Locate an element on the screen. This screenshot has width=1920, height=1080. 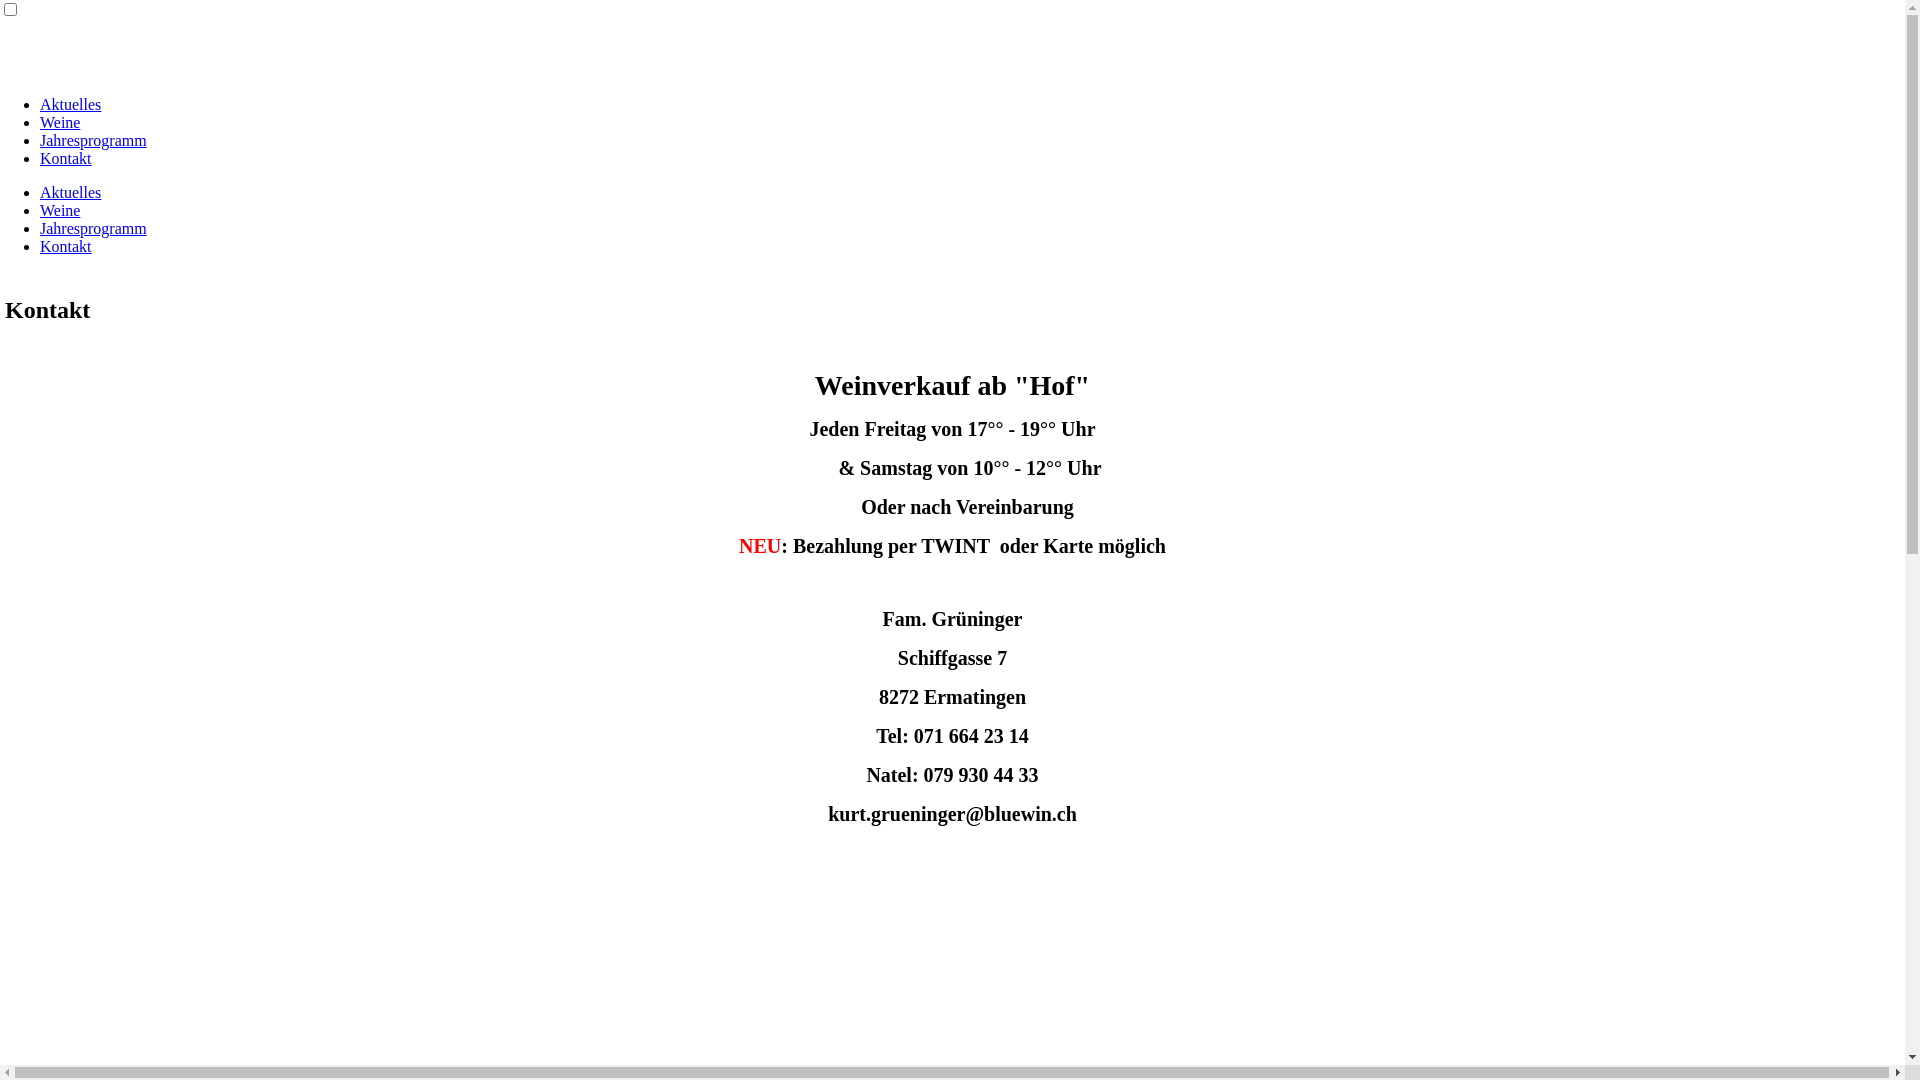
'Jahresprogramm' is located at coordinates (92, 139).